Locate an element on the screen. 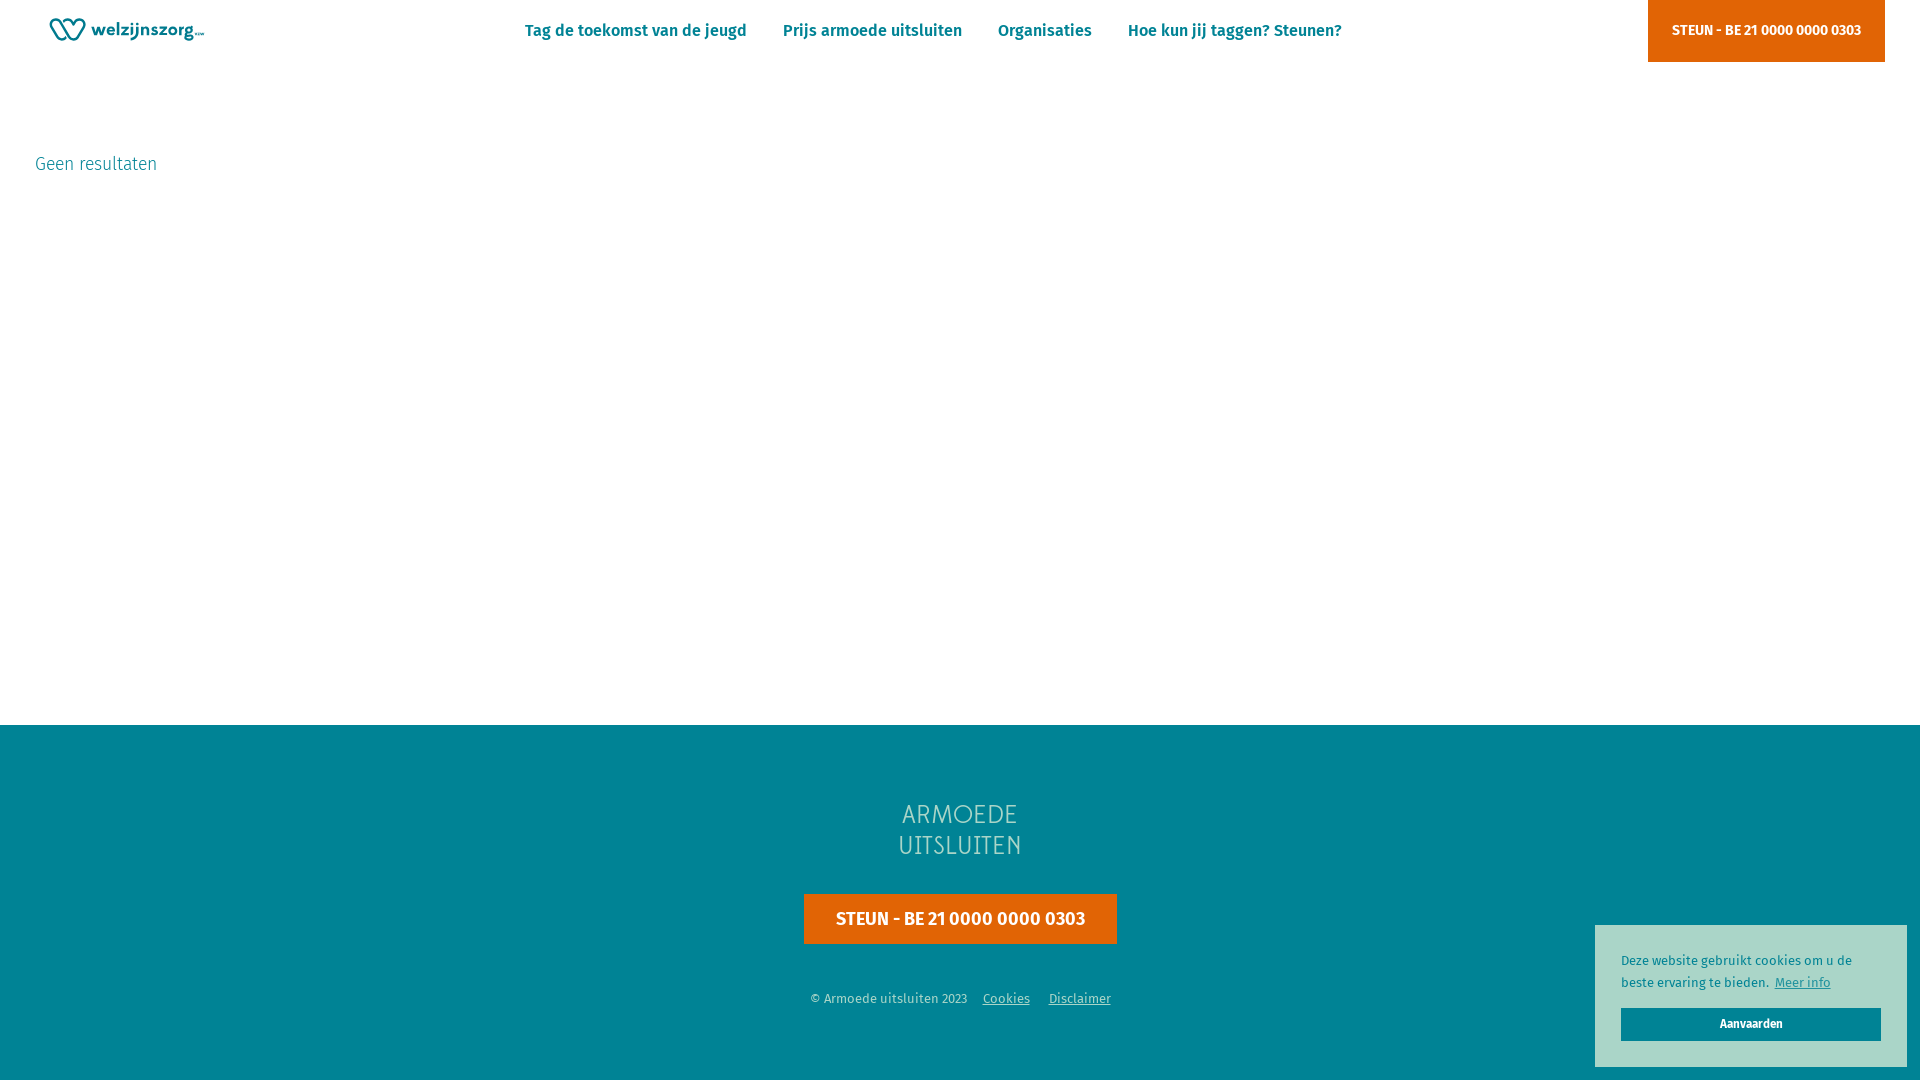 This screenshot has width=1920, height=1080. 'Meer info' is located at coordinates (1802, 981).